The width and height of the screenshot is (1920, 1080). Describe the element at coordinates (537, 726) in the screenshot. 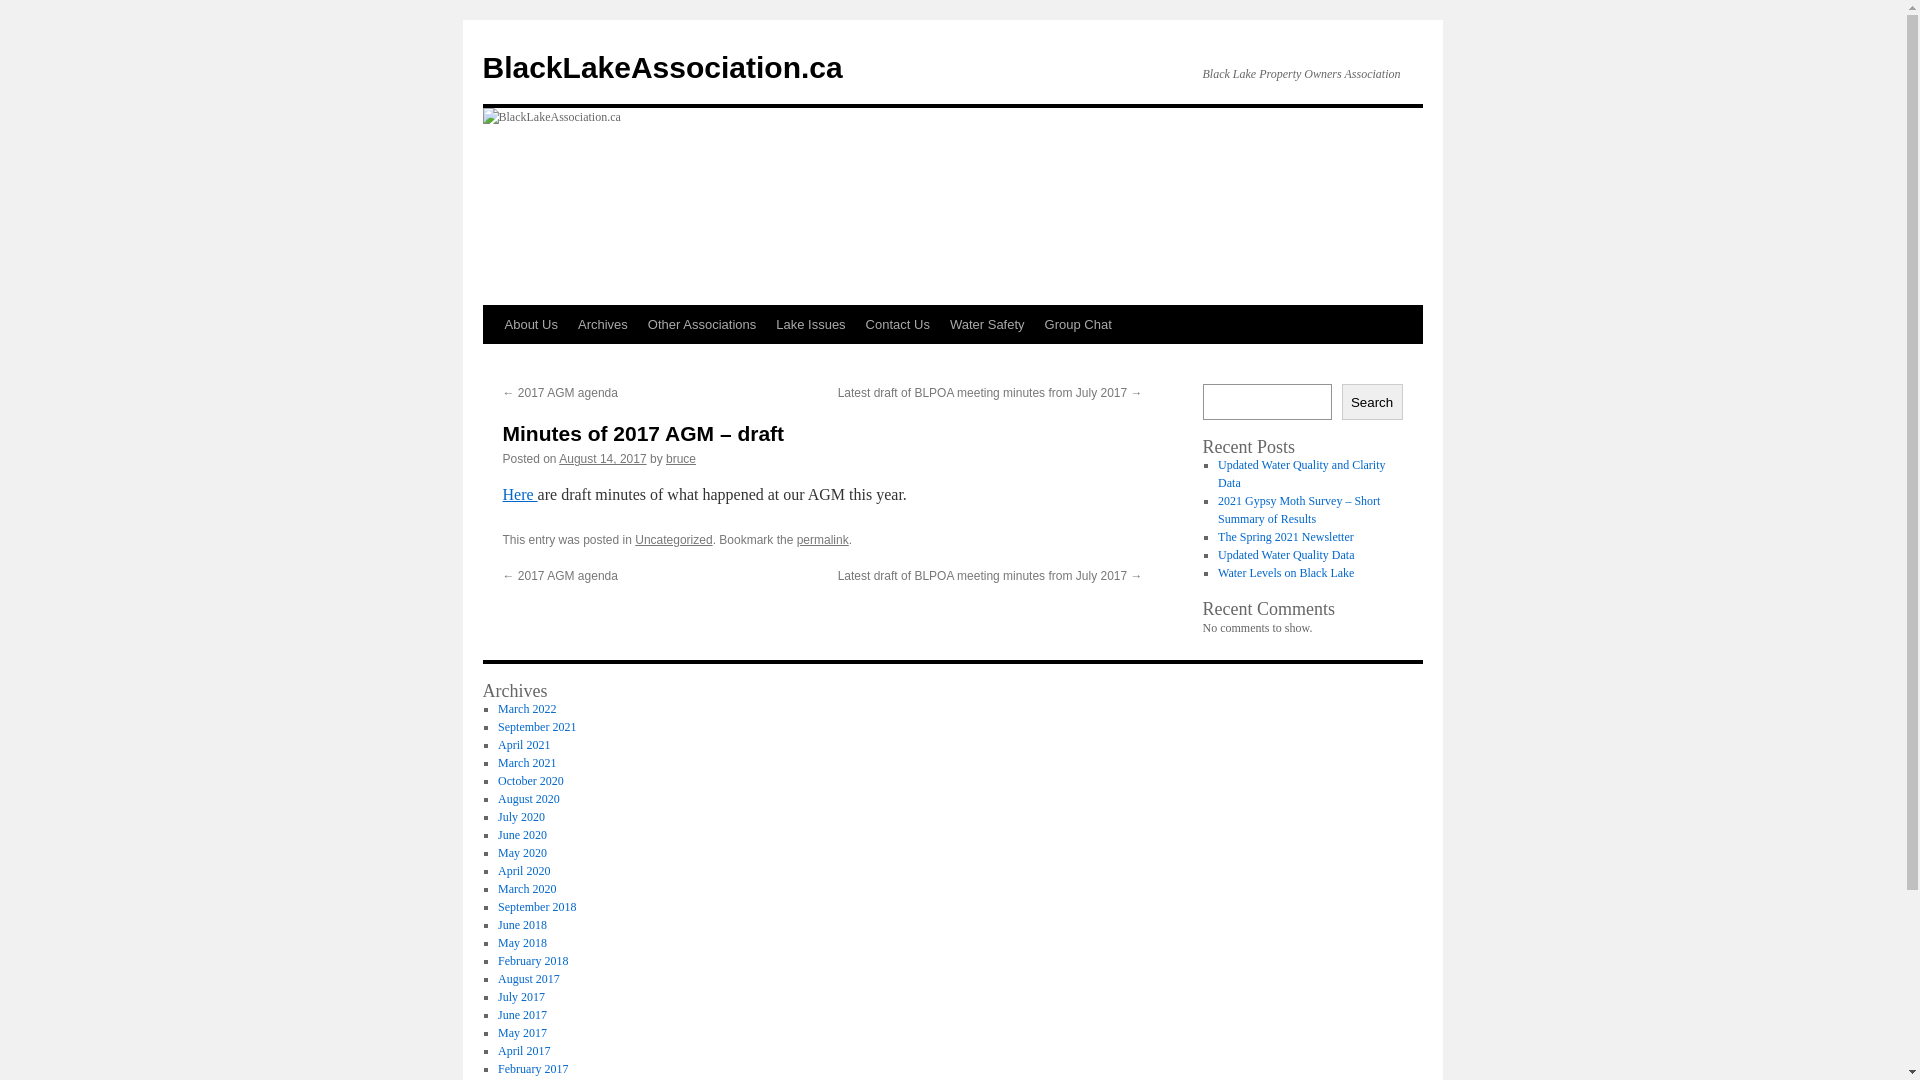

I see `'September 2021'` at that location.